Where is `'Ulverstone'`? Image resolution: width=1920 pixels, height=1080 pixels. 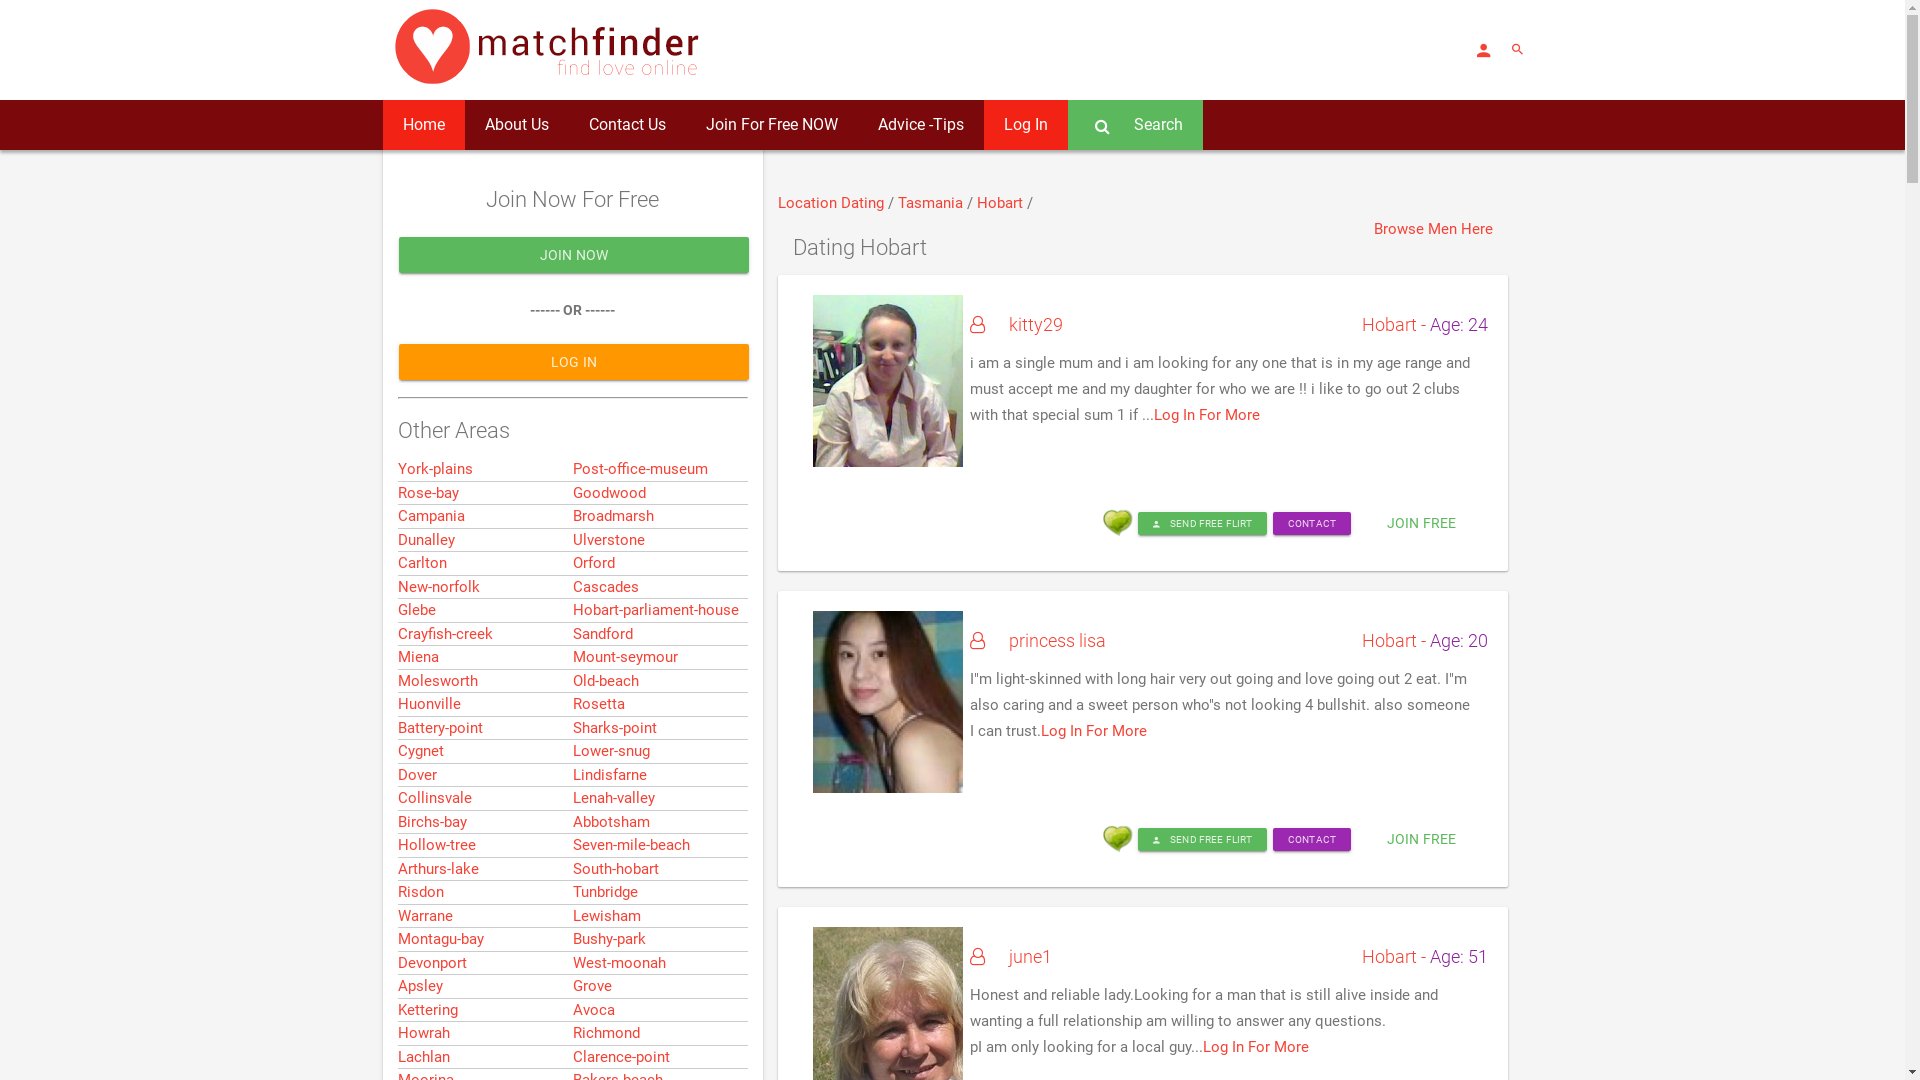
'Ulverstone' is located at coordinates (607, 540).